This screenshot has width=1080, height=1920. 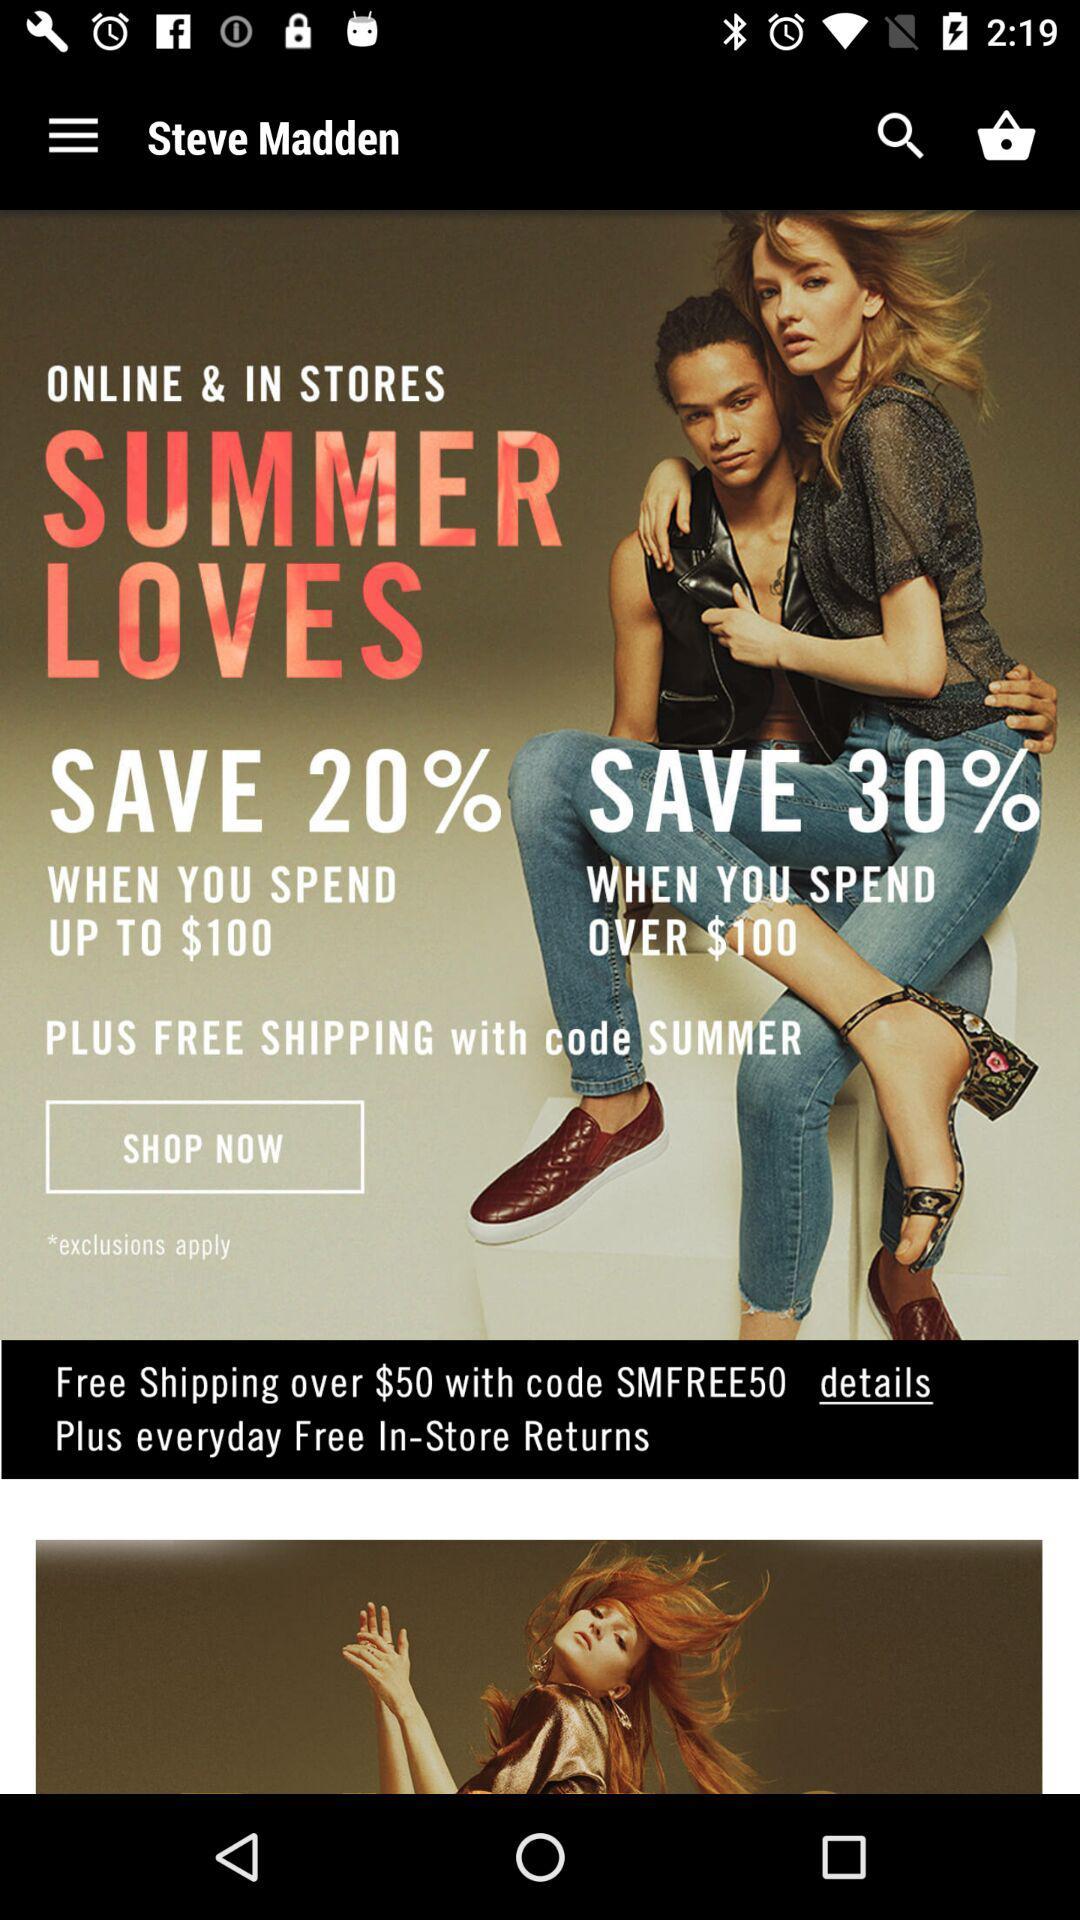 What do you see at coordinates (540, 1440) in the screenshot?
I see `shows coupon details` at bounding box center [540, 1440].